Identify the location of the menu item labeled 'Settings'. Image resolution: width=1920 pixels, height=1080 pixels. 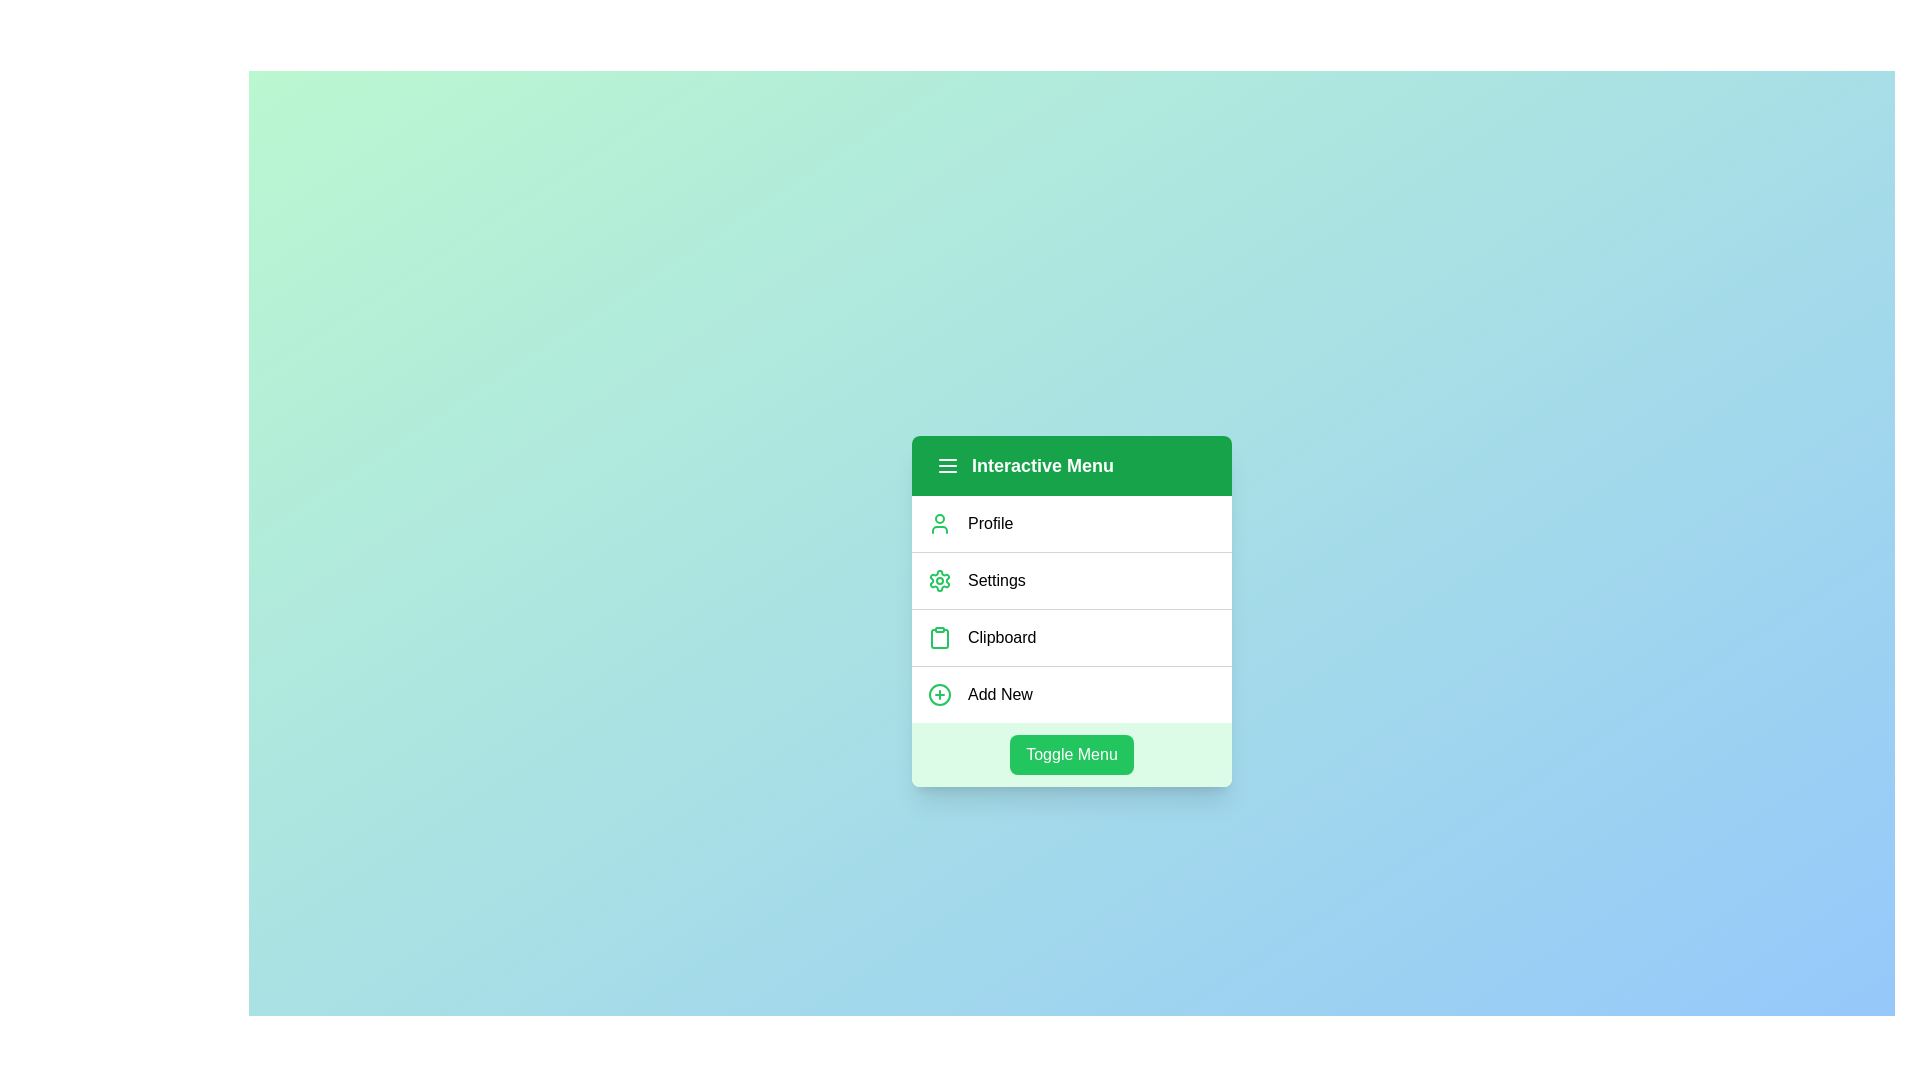
(1070, 579).